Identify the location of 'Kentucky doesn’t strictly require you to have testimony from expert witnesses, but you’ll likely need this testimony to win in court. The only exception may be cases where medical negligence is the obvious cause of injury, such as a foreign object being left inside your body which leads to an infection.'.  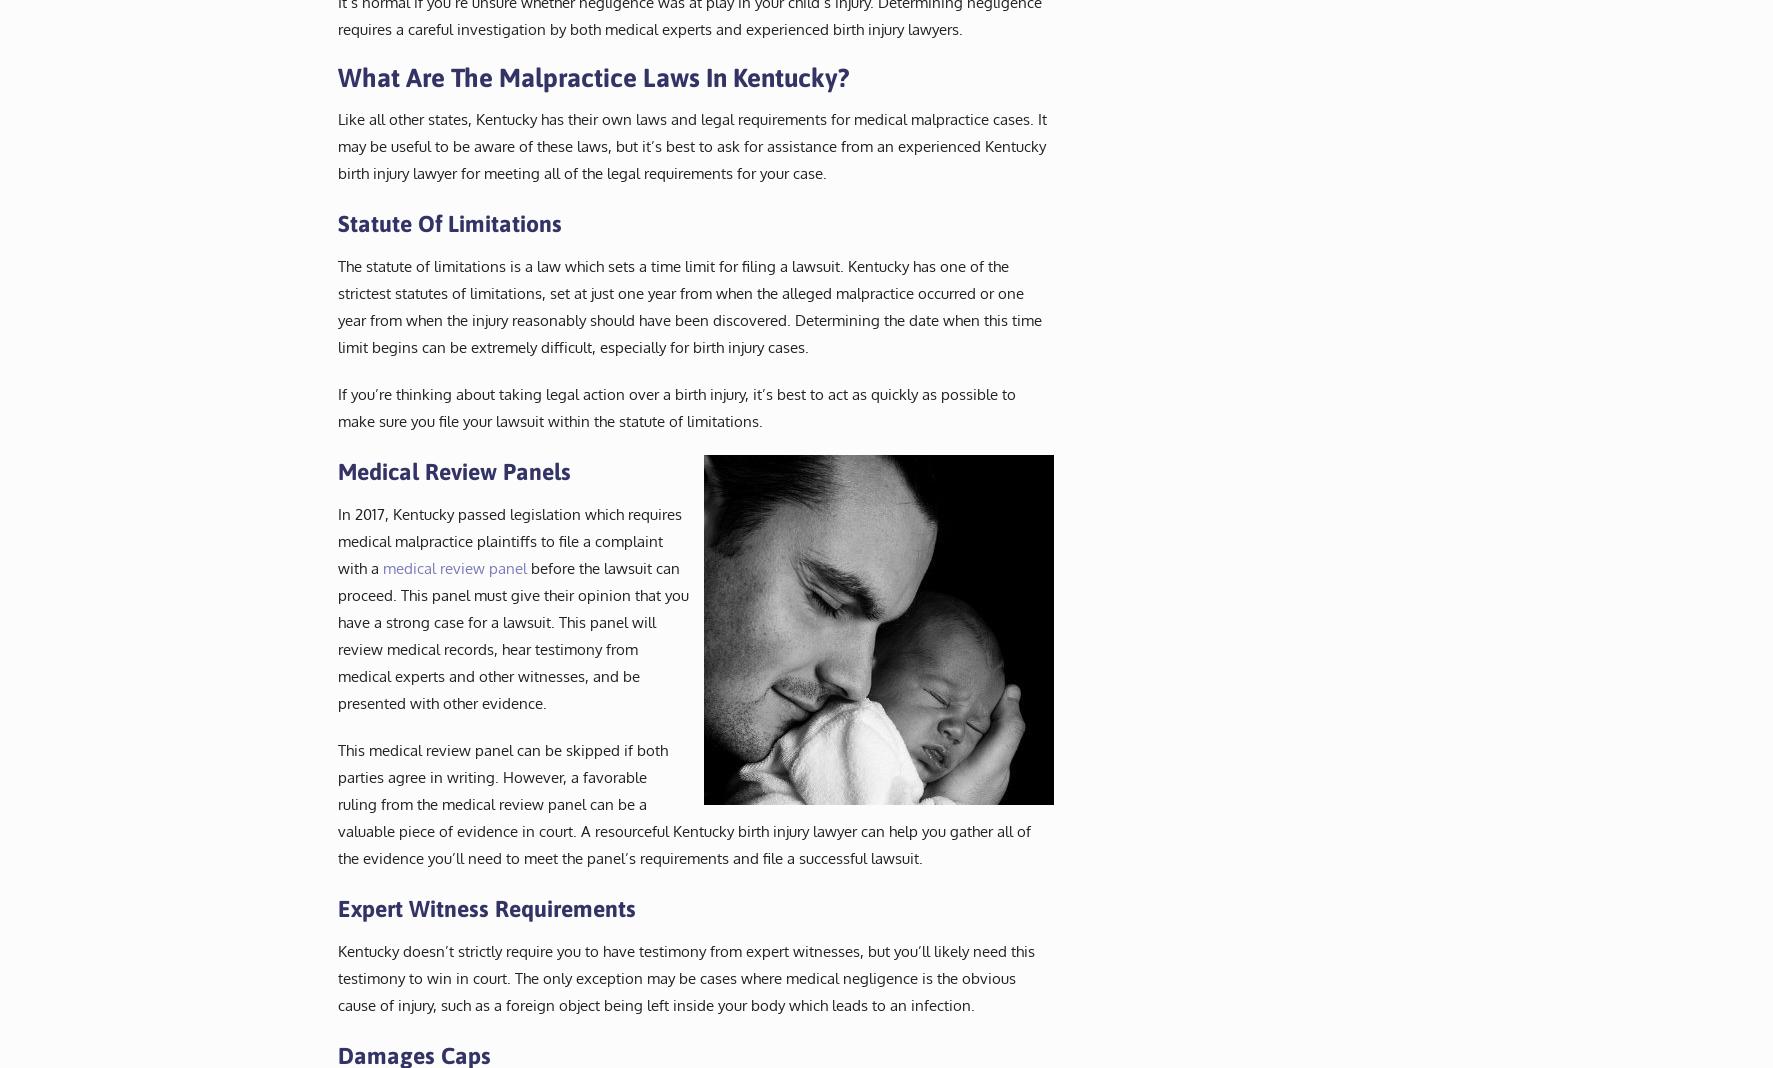
(684, 977).